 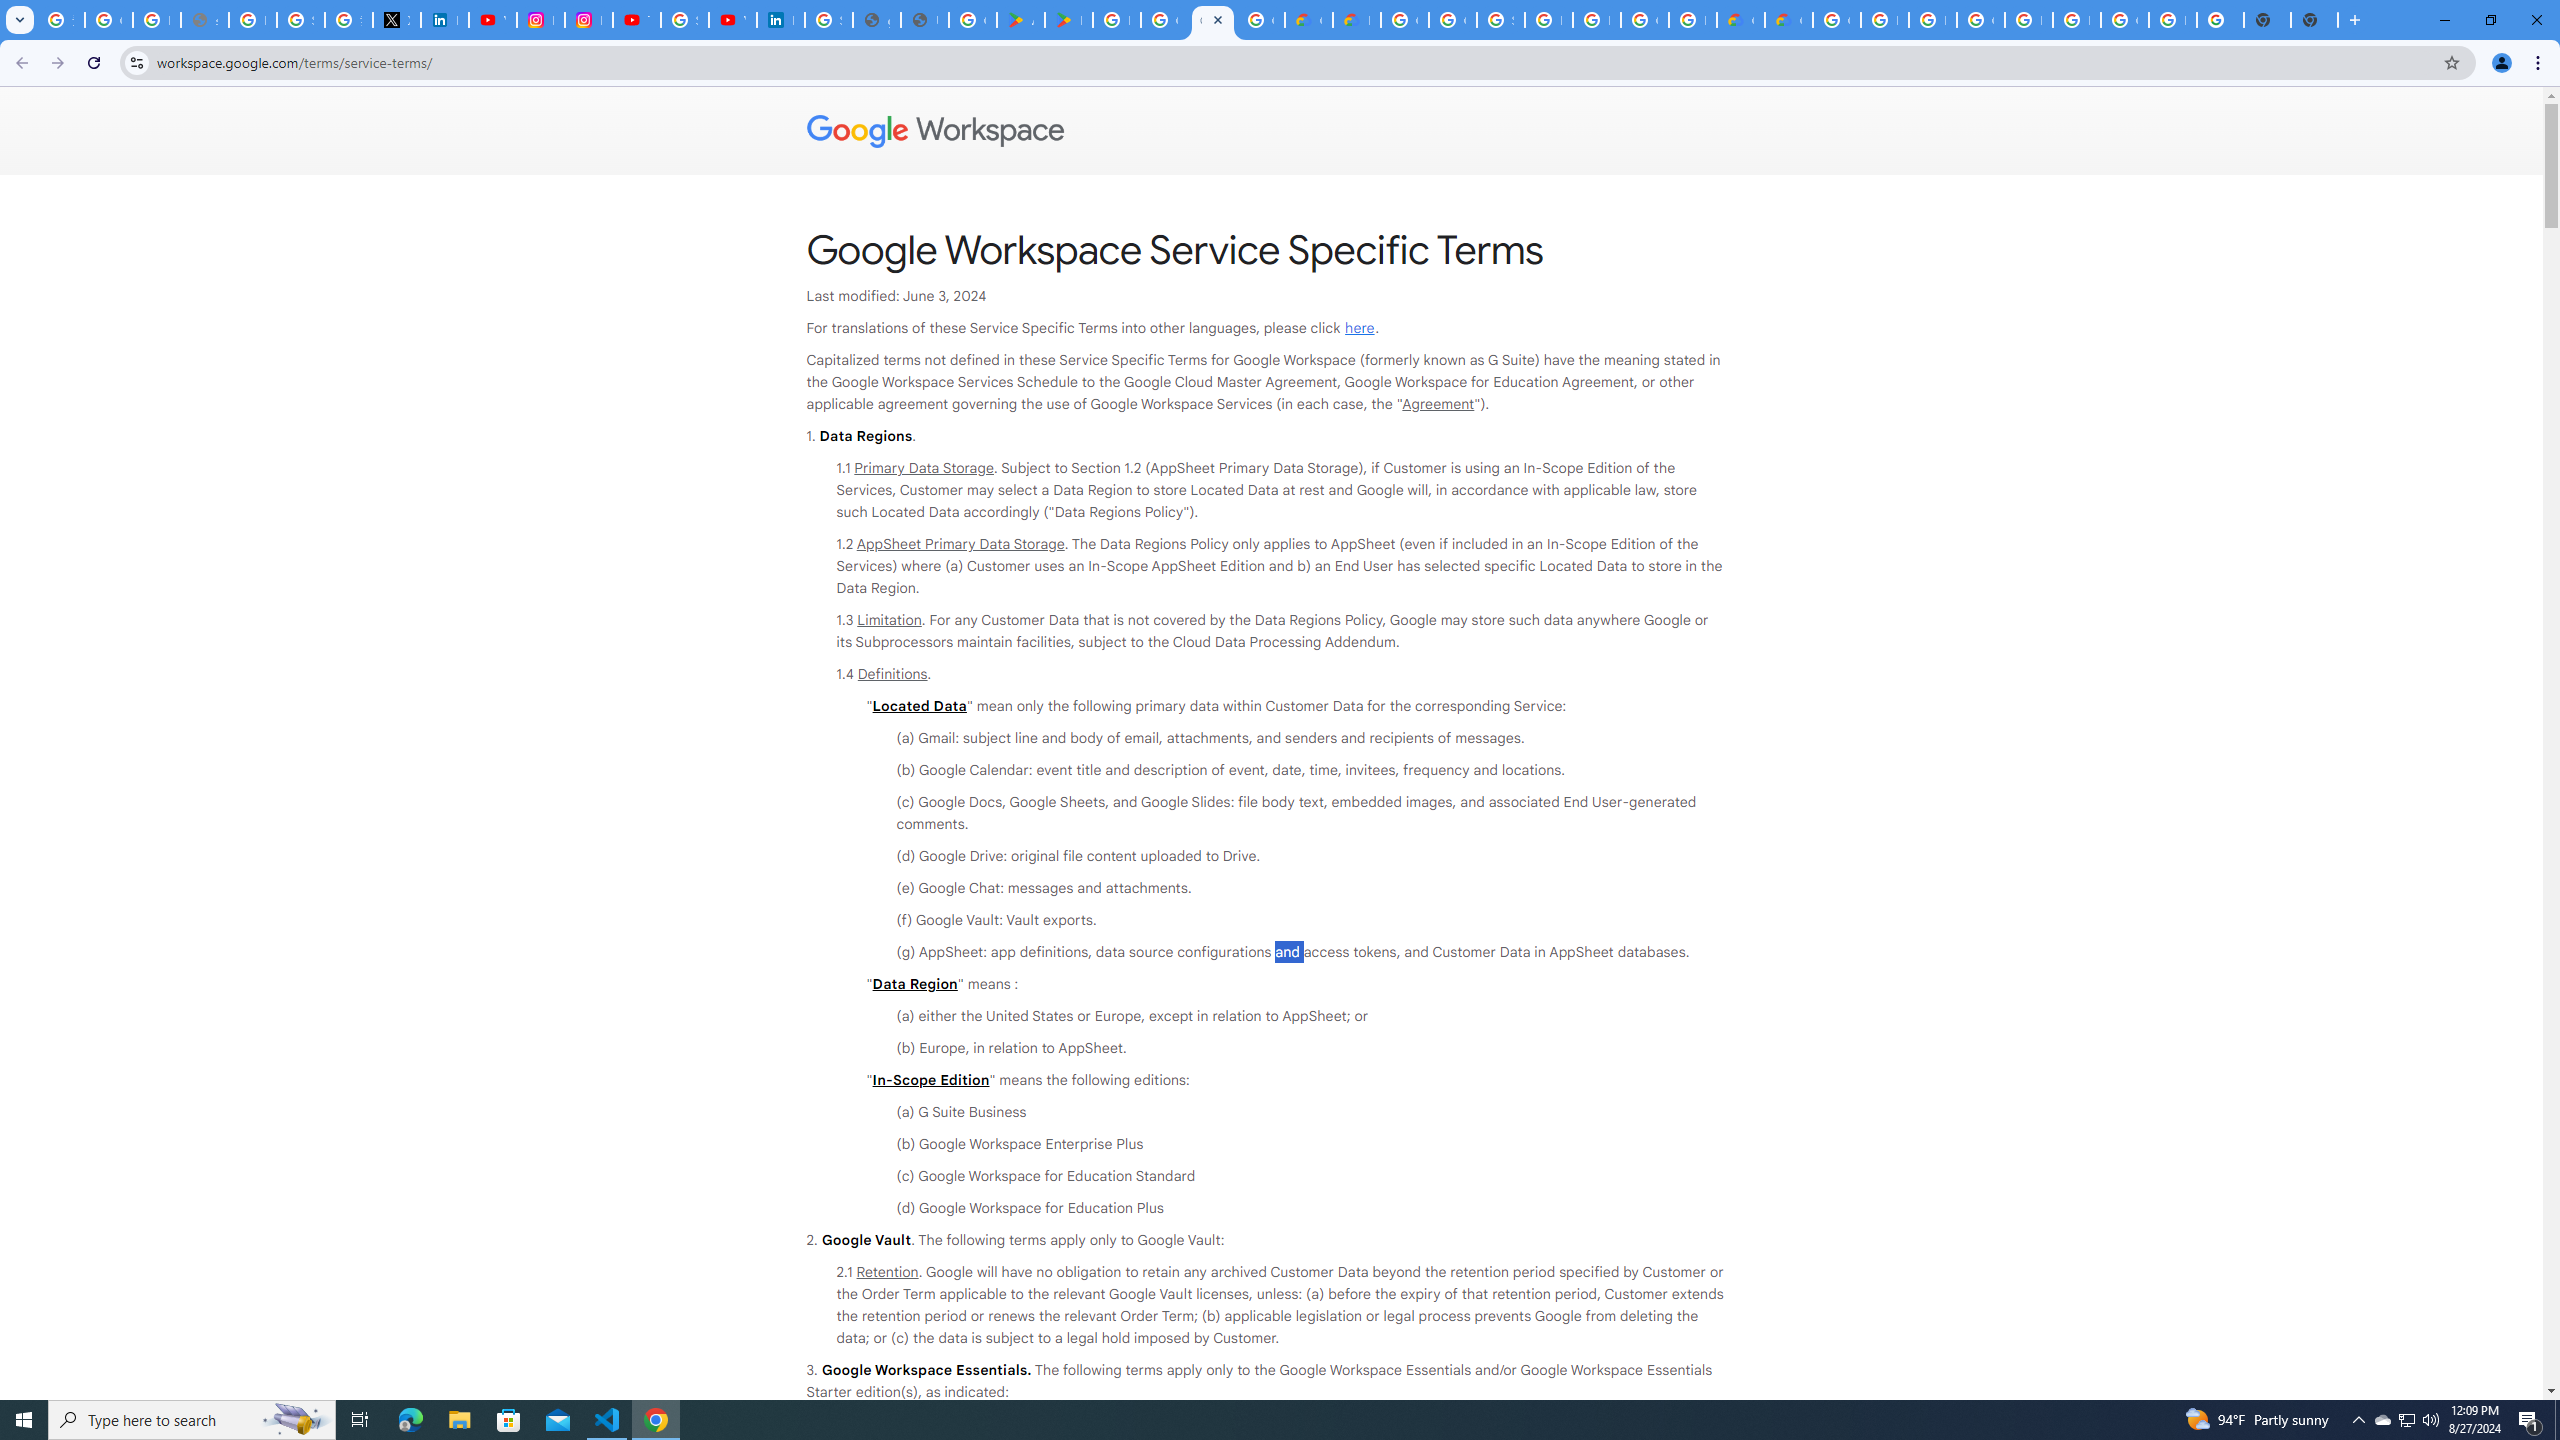 I want to click on 'PAW Patrol Rescue World - Apps on Google Play', so click(x=1068, y=19).